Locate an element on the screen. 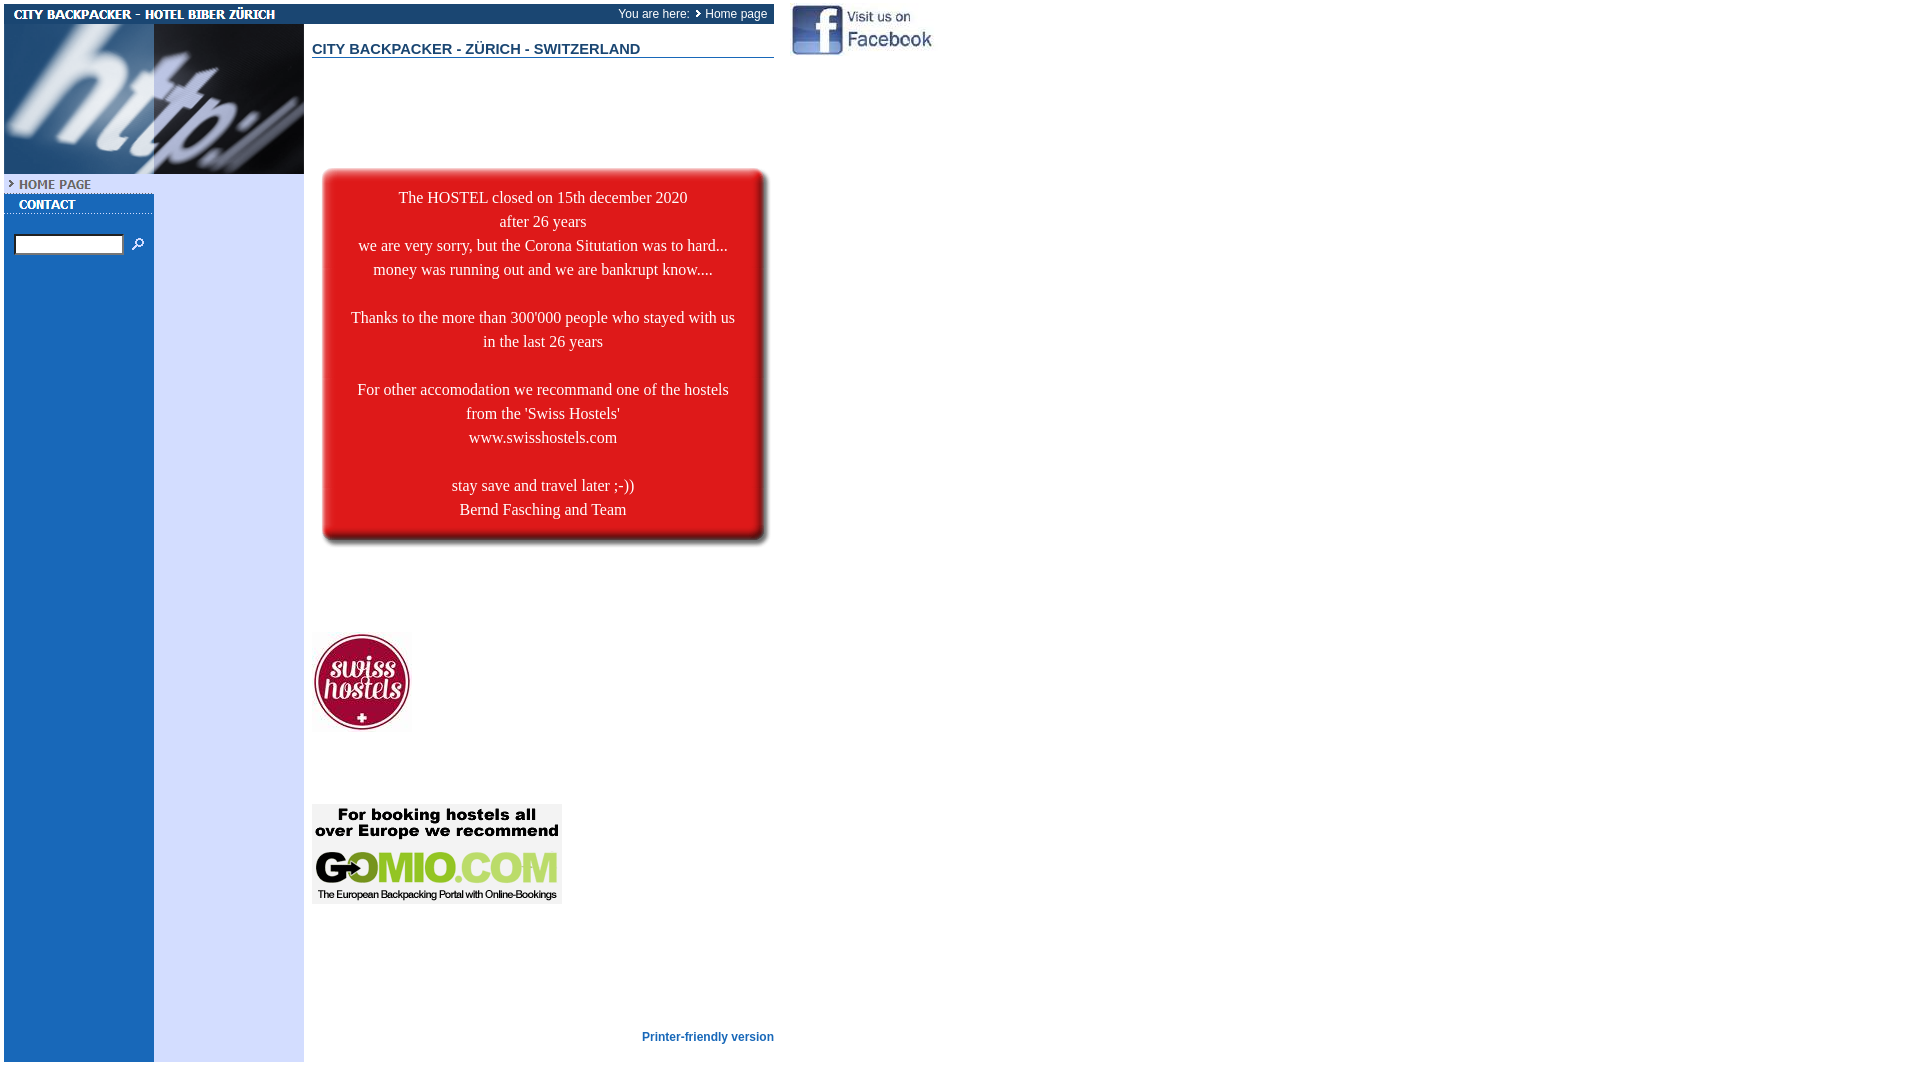 The width and height of the screenshot is (1920, 1080). 'Printer-friendly version' is located at coordinates (708, 1036).